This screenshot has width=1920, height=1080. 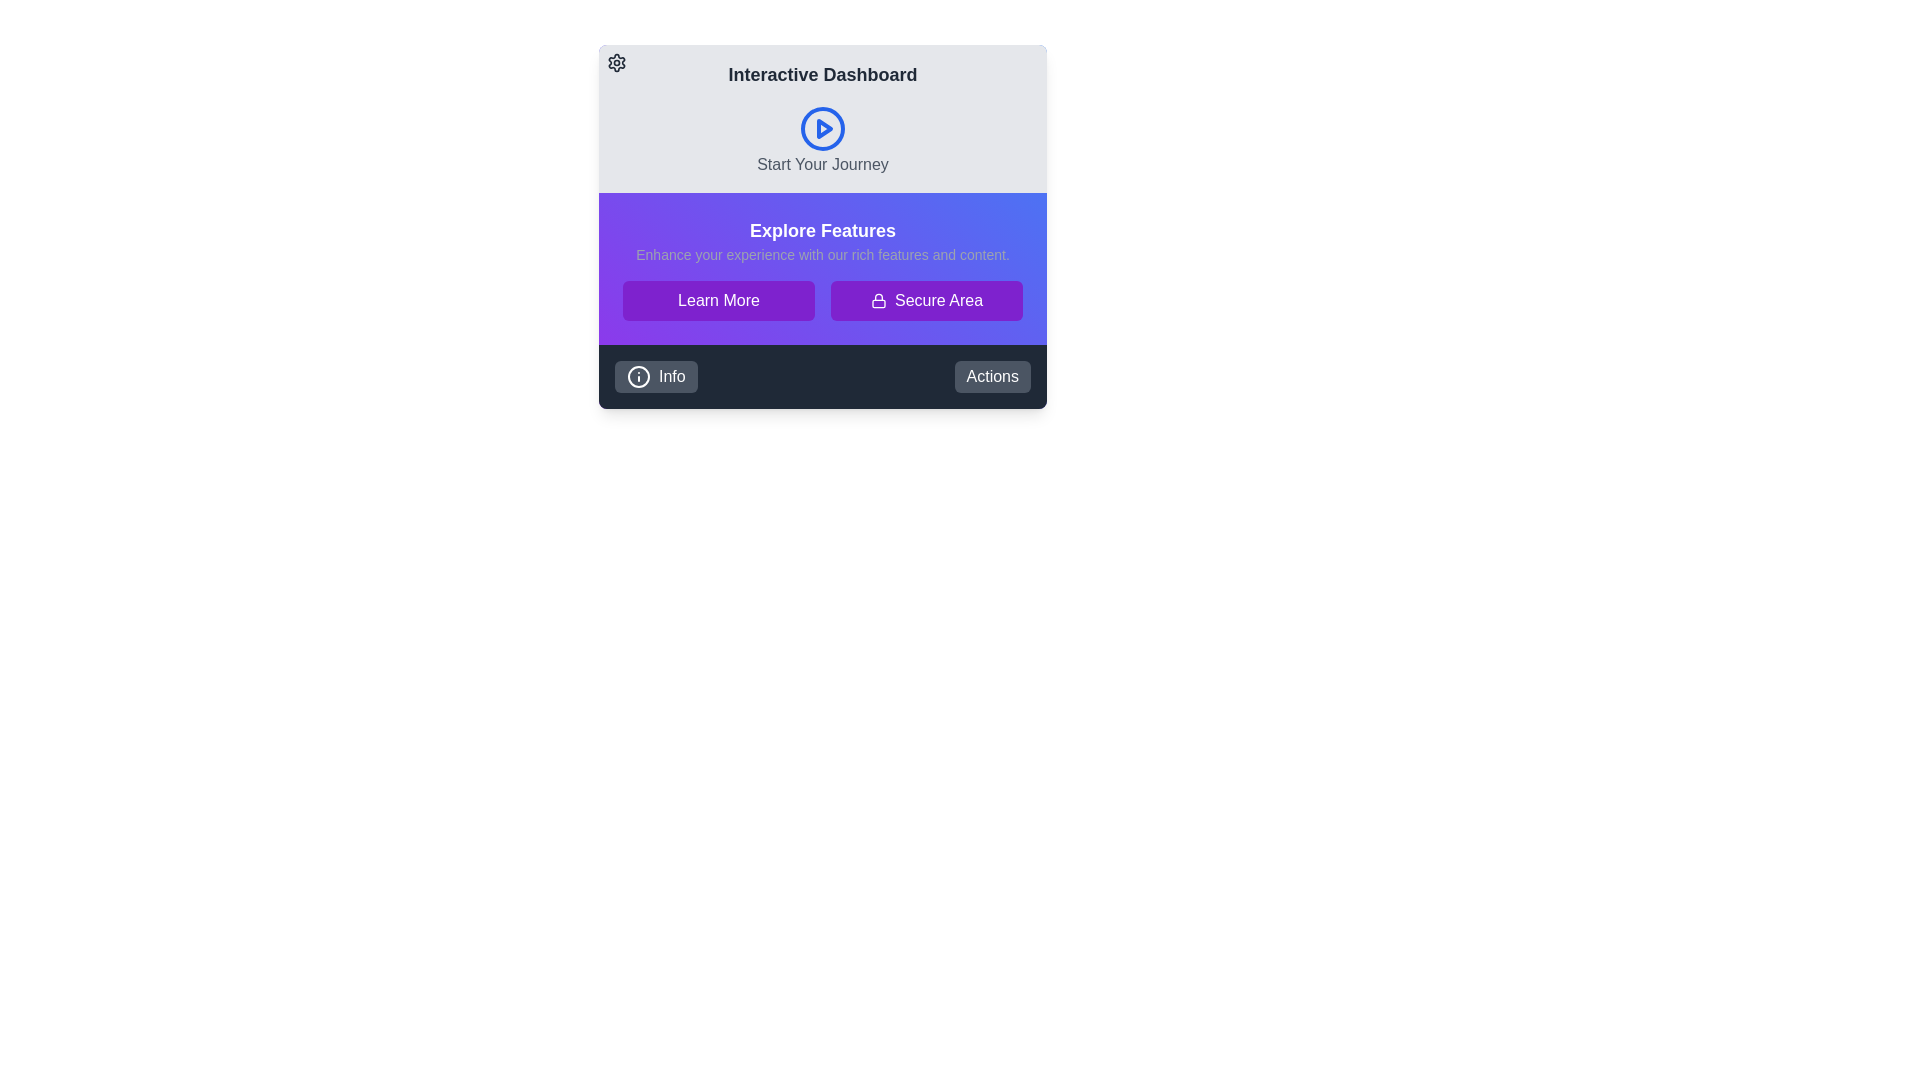 What do you see at coordinates (822, 253) in the screenshot?
I see `the static text element displaying the message 'Enhance your experience with our rich features and content.' which is located directly below the heading 'Explore Features.'` at bounding box center [822, 253].